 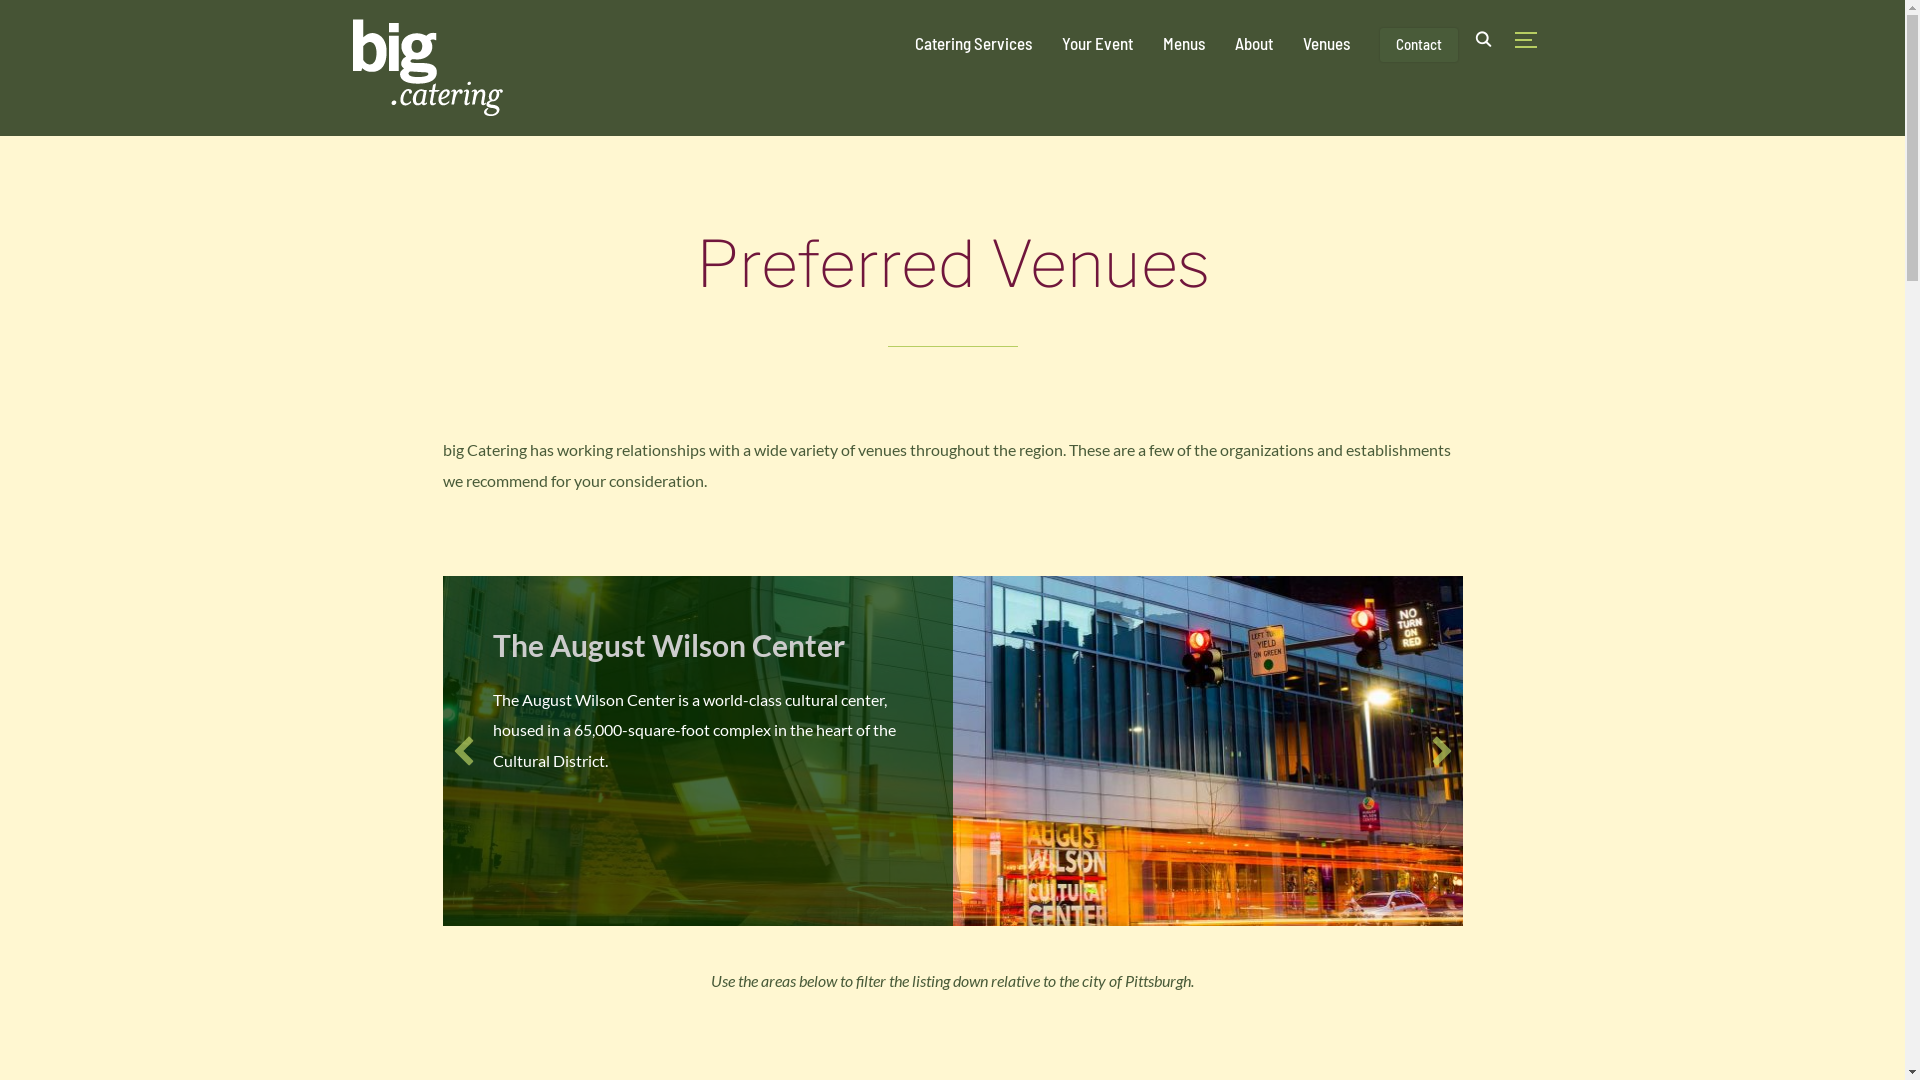 What do you see at coordinates (667, 644) in the screenshot?
I see `'The August Wilson Center'` at bounding box center [667, 644].